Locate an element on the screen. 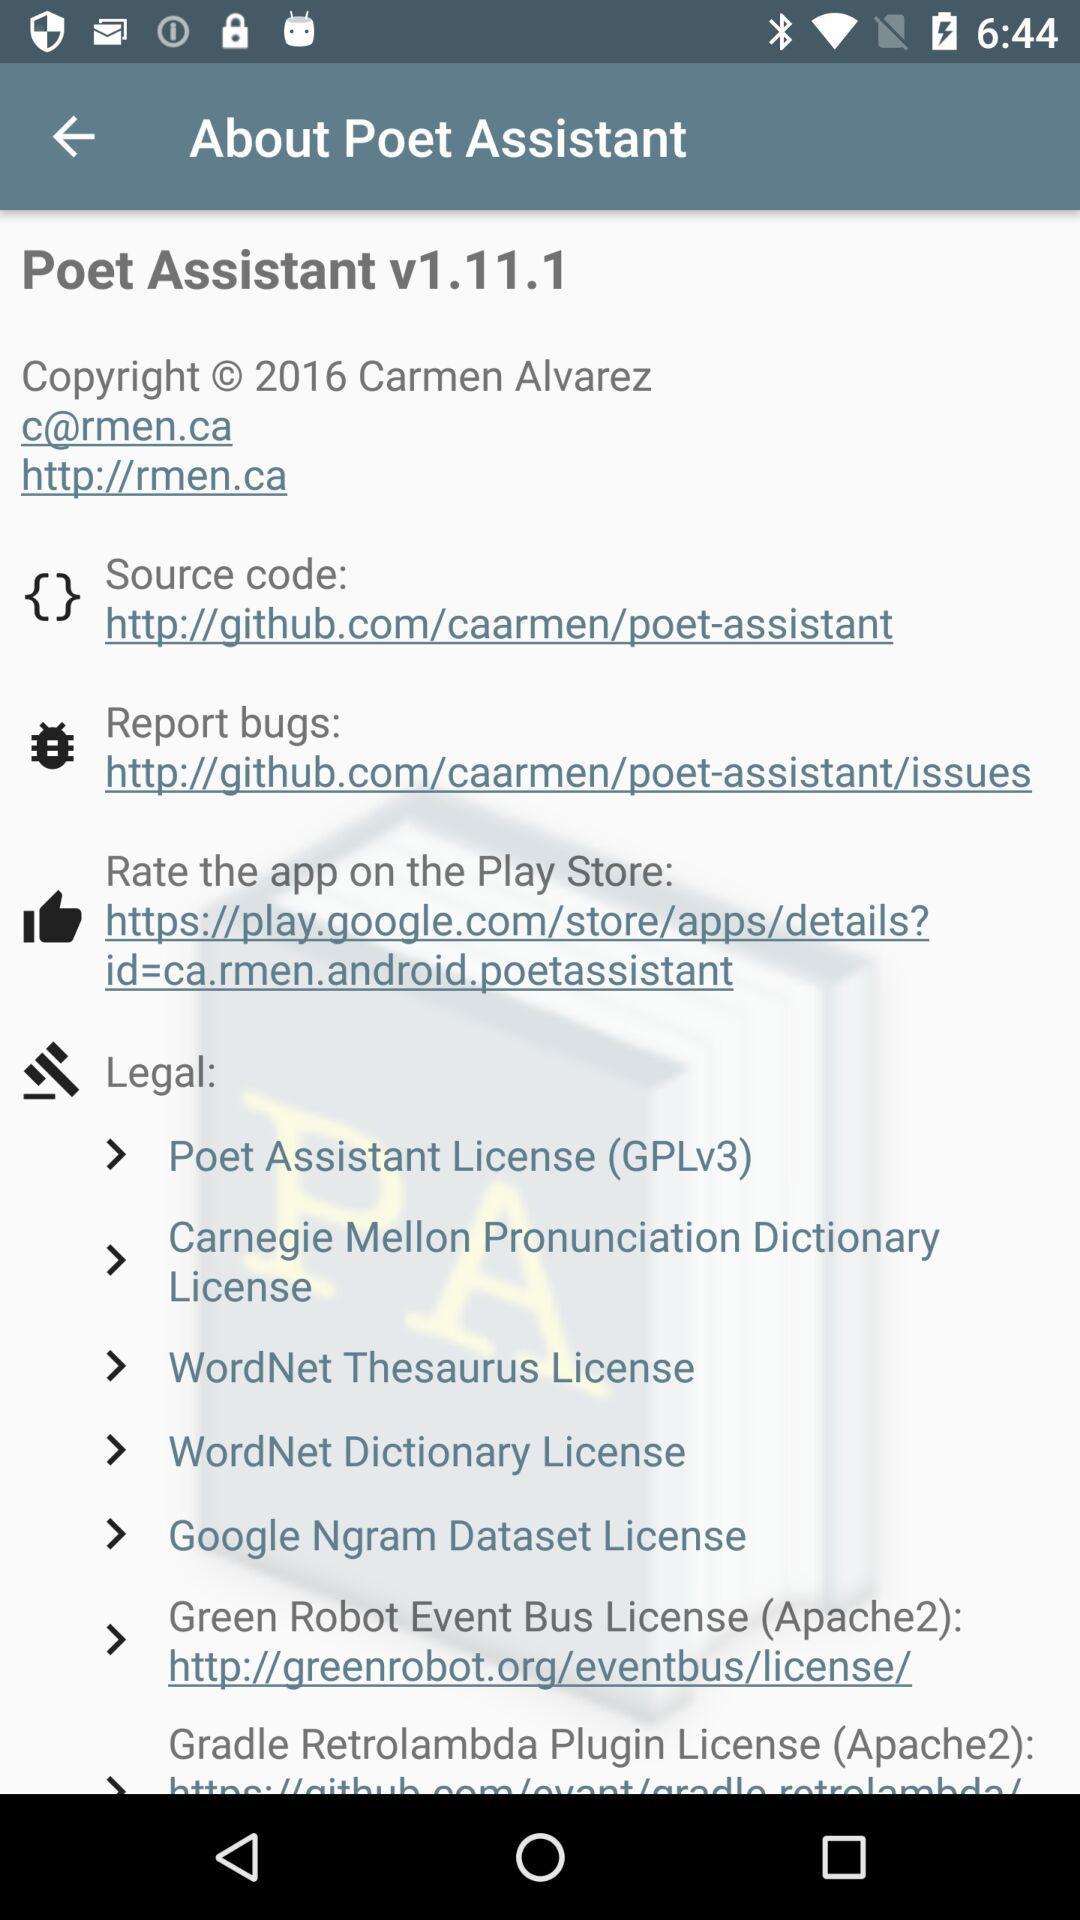 This screenshot has height=1920, width=1080. the gradle retrolambda plugin is located at coordinates (571, 1752).